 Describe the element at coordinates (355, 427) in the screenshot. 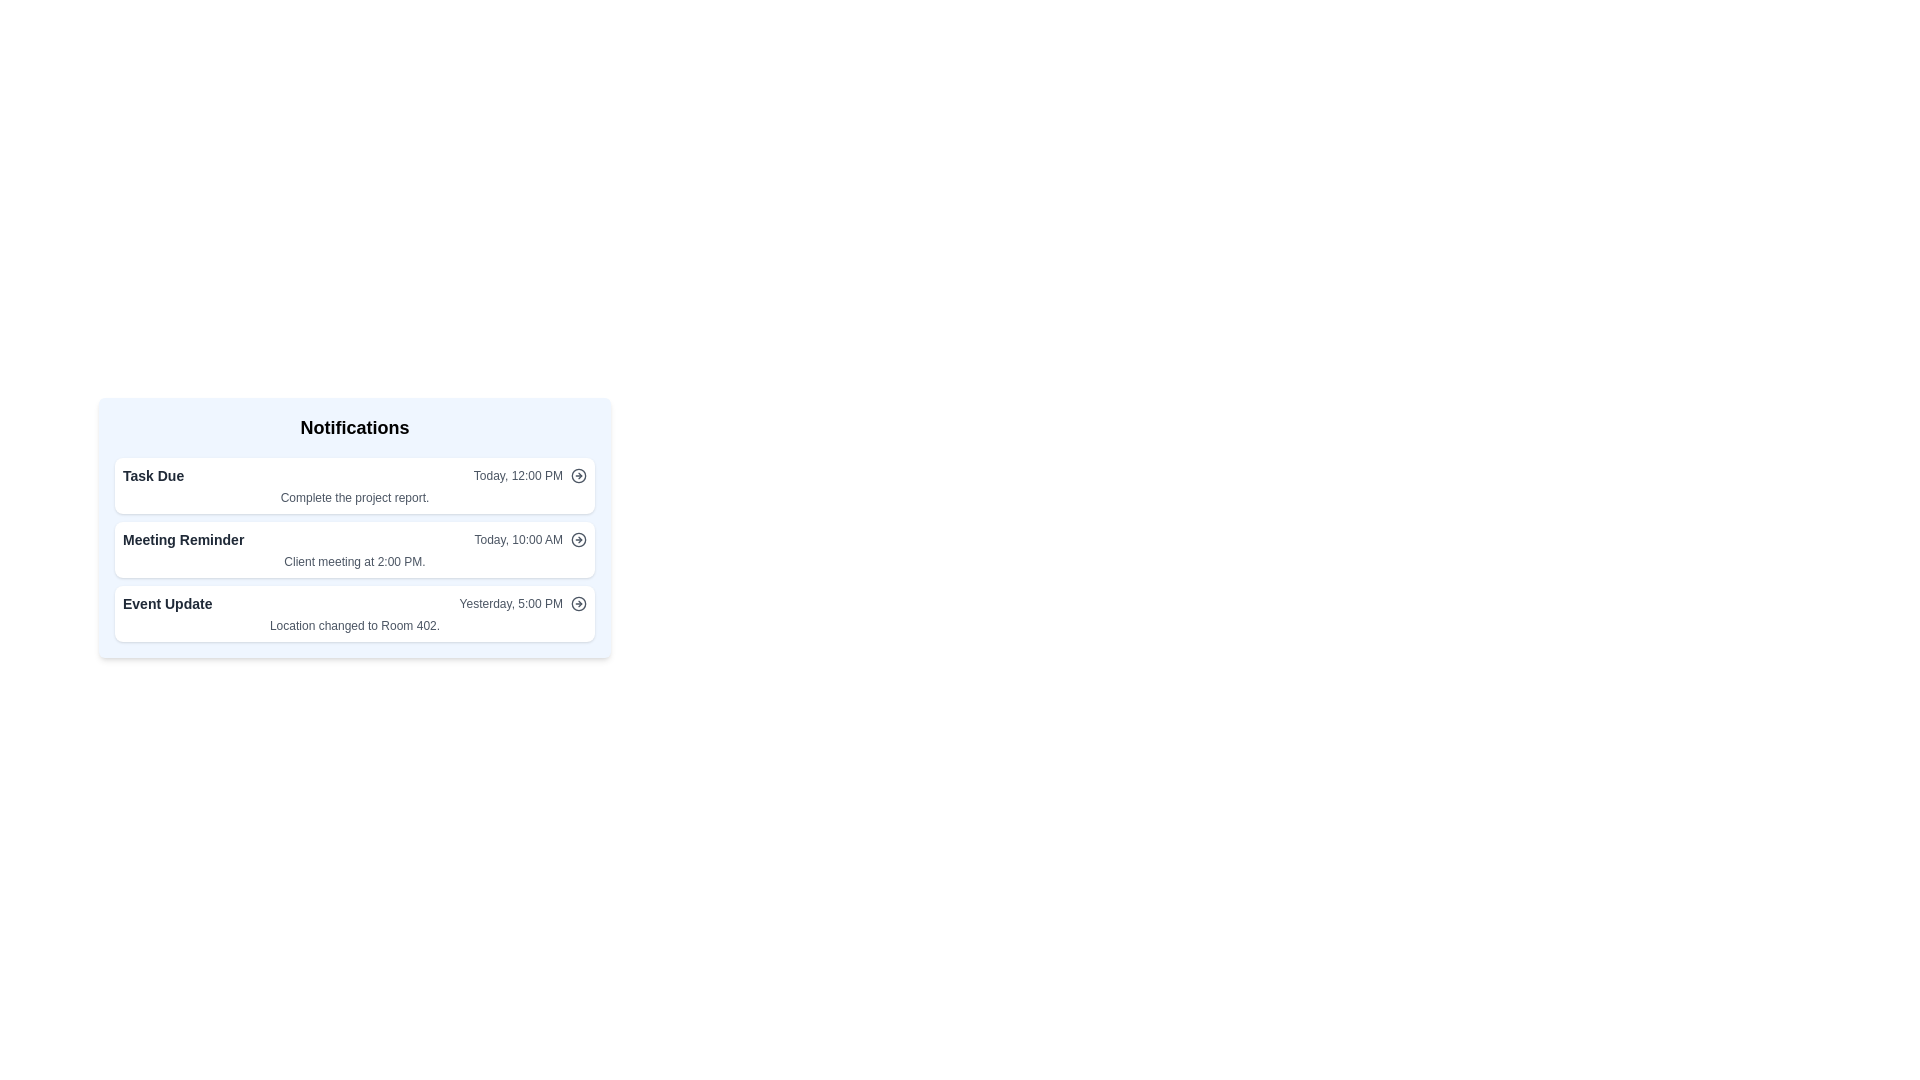

I see `the bold, large-text label displaying 'Notifications', which is located at the top of the notification panel with a light blue background` at that location.